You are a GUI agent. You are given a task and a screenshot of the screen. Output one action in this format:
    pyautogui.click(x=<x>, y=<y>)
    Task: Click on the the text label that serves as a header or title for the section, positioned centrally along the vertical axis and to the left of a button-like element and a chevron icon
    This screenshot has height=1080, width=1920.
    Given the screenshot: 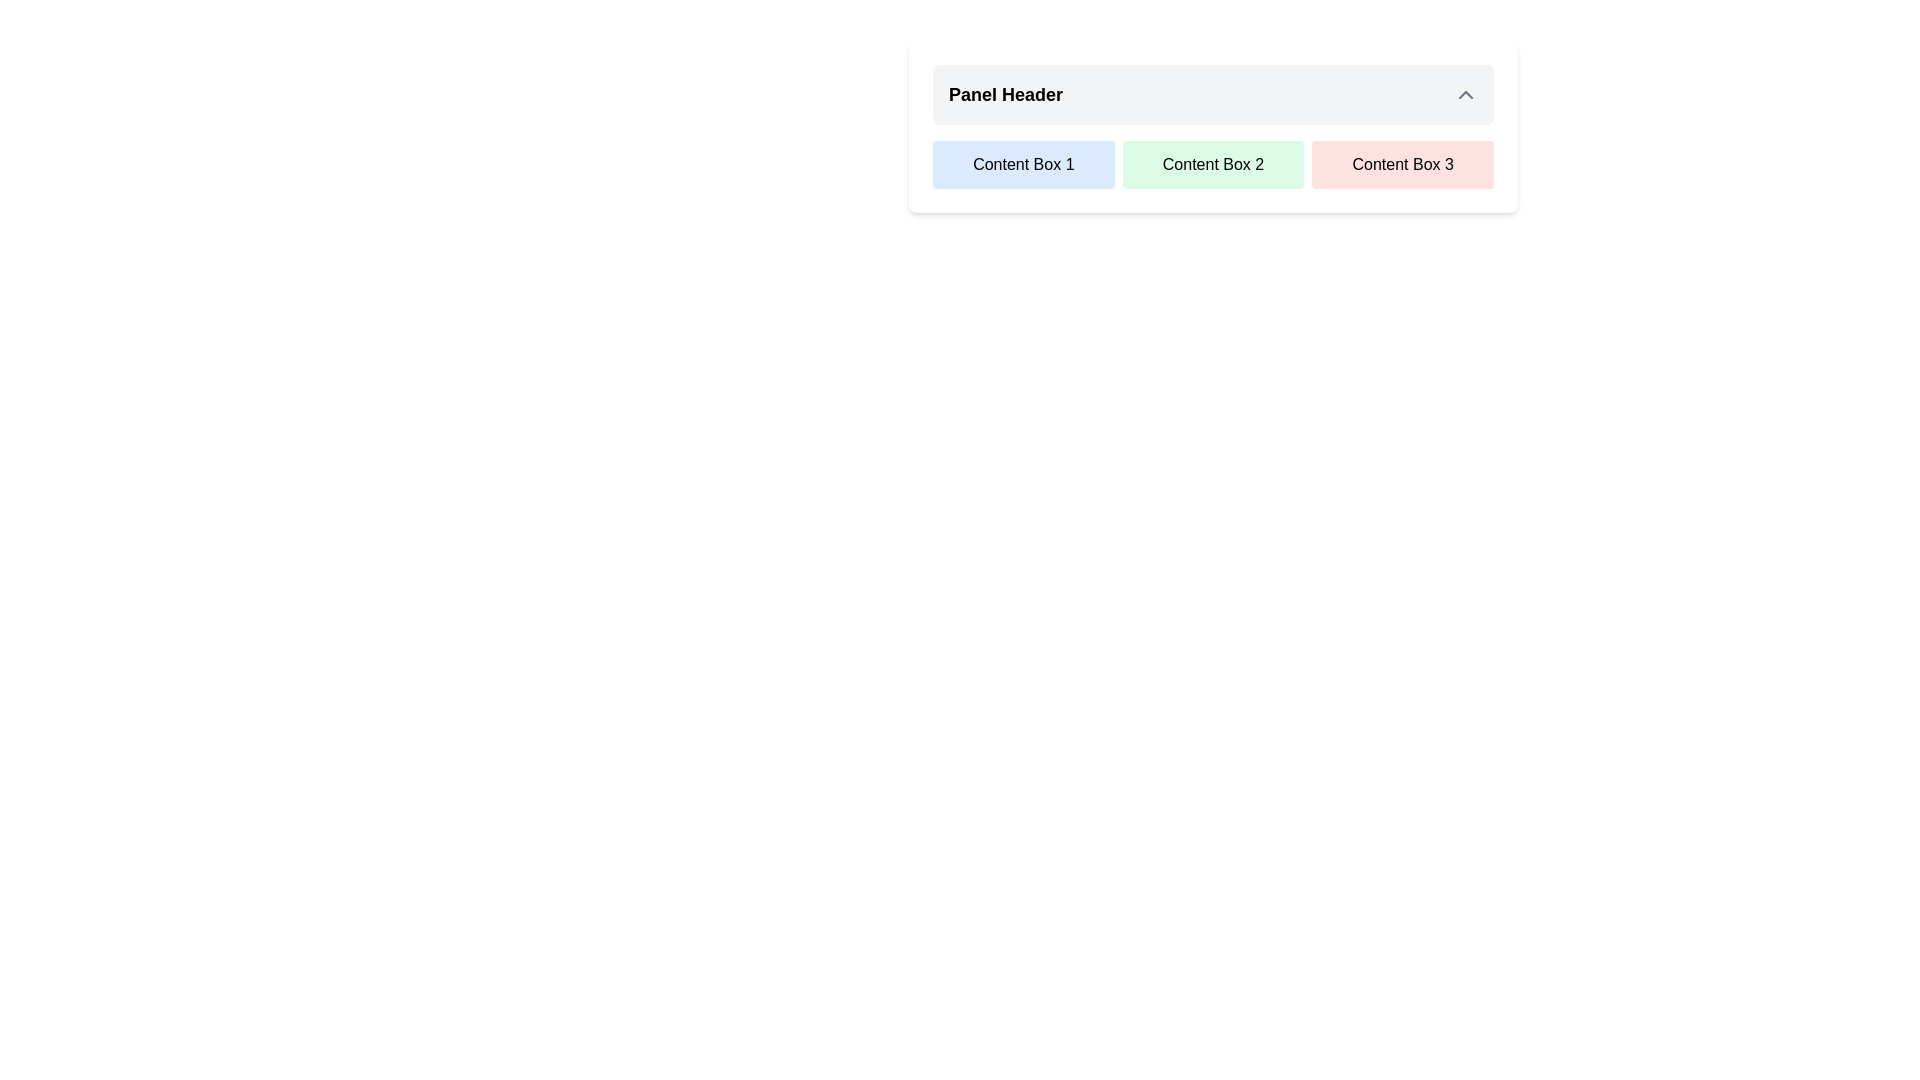 What is the action you would take?
    pyautogui.click(x=1006, y=95)
    